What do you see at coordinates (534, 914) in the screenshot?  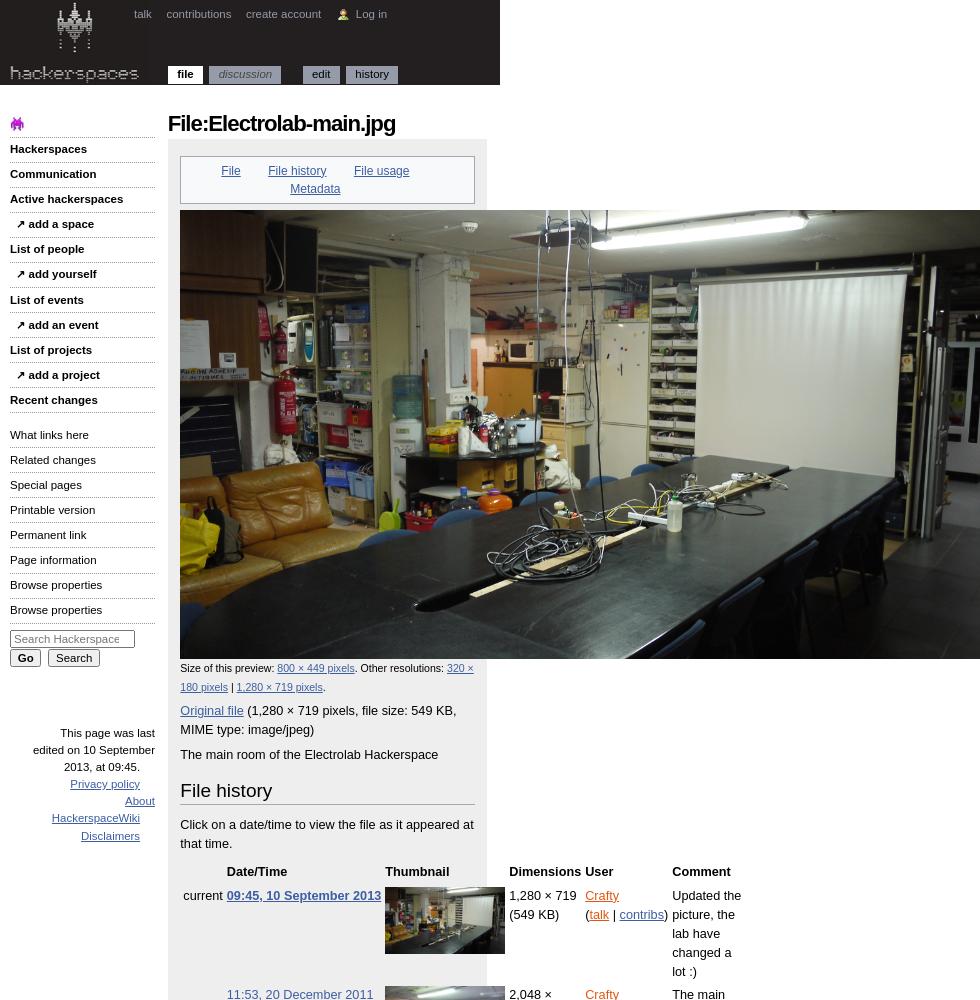 I see `'(549 KB)'` at bounding box center [534, 914].